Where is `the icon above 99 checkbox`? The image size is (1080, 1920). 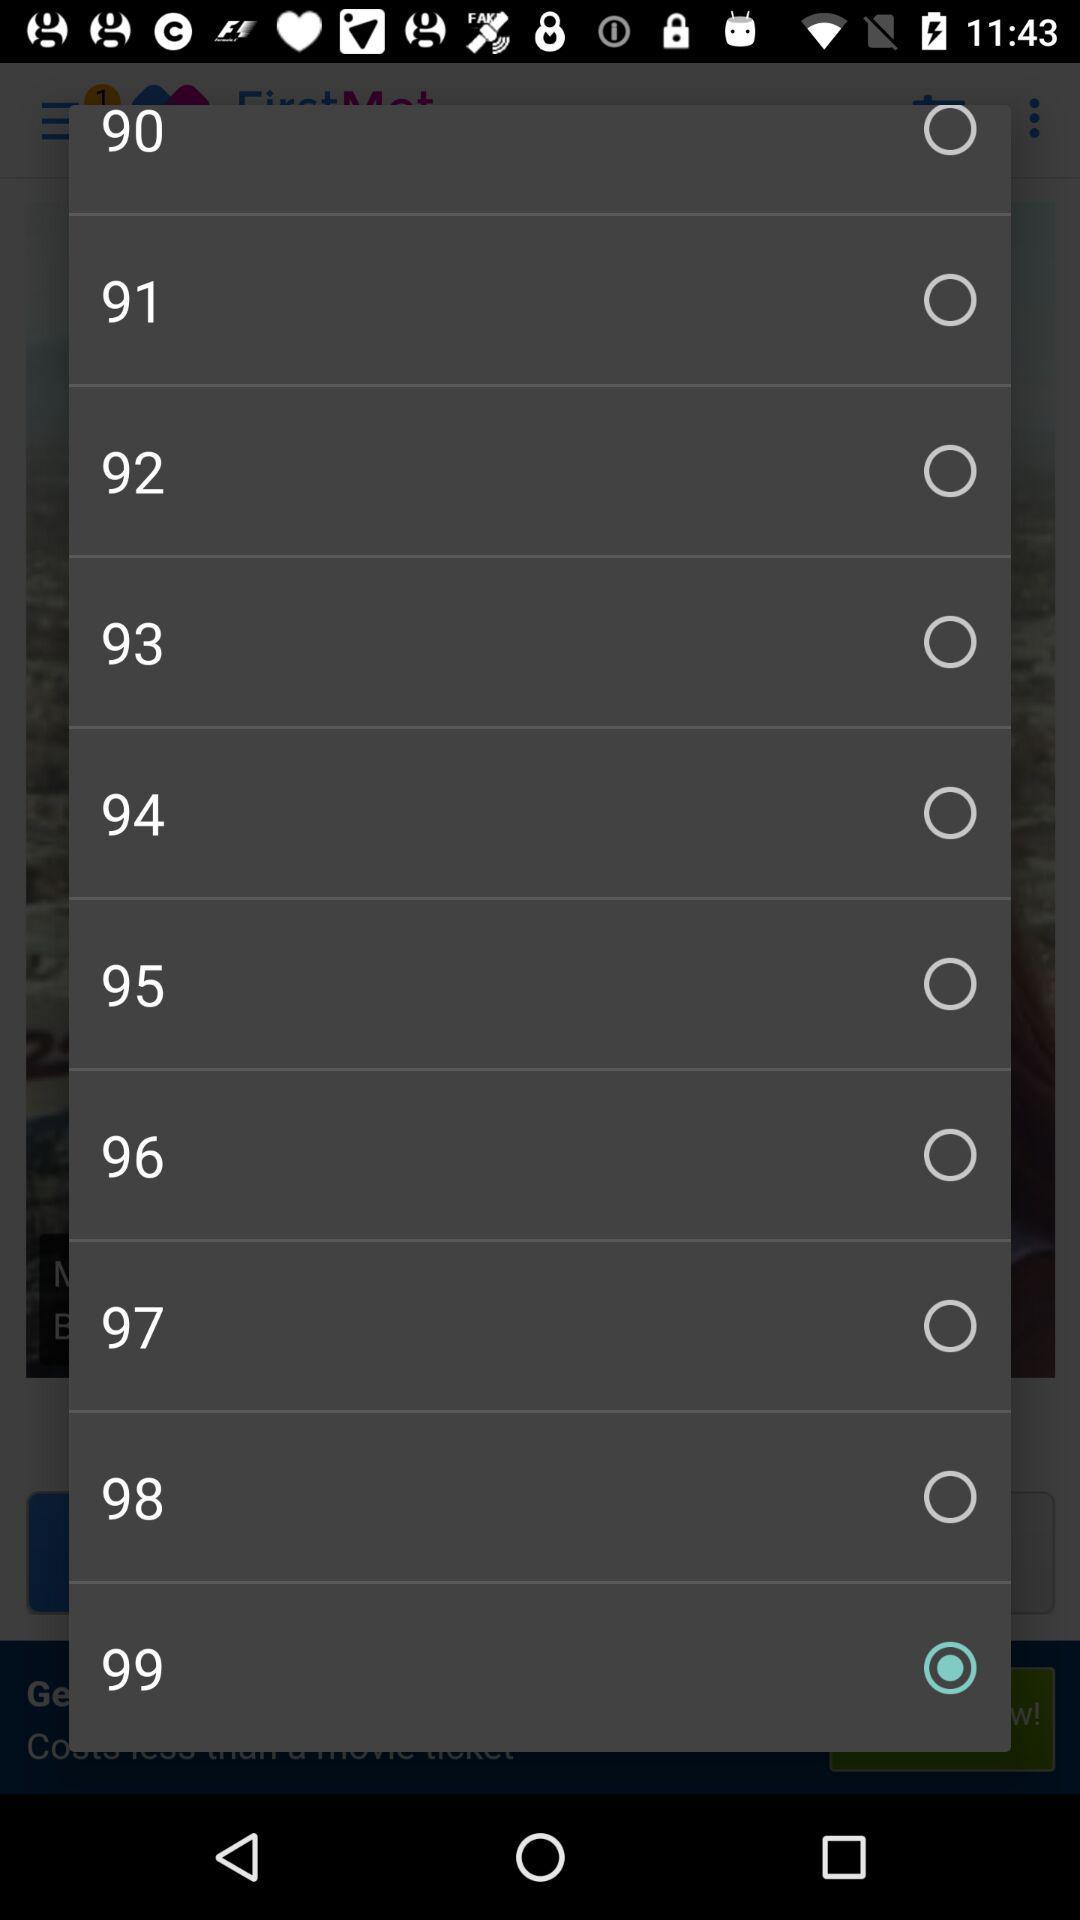 the icon above 99 checkbox is located at coordinates (540, 1497).